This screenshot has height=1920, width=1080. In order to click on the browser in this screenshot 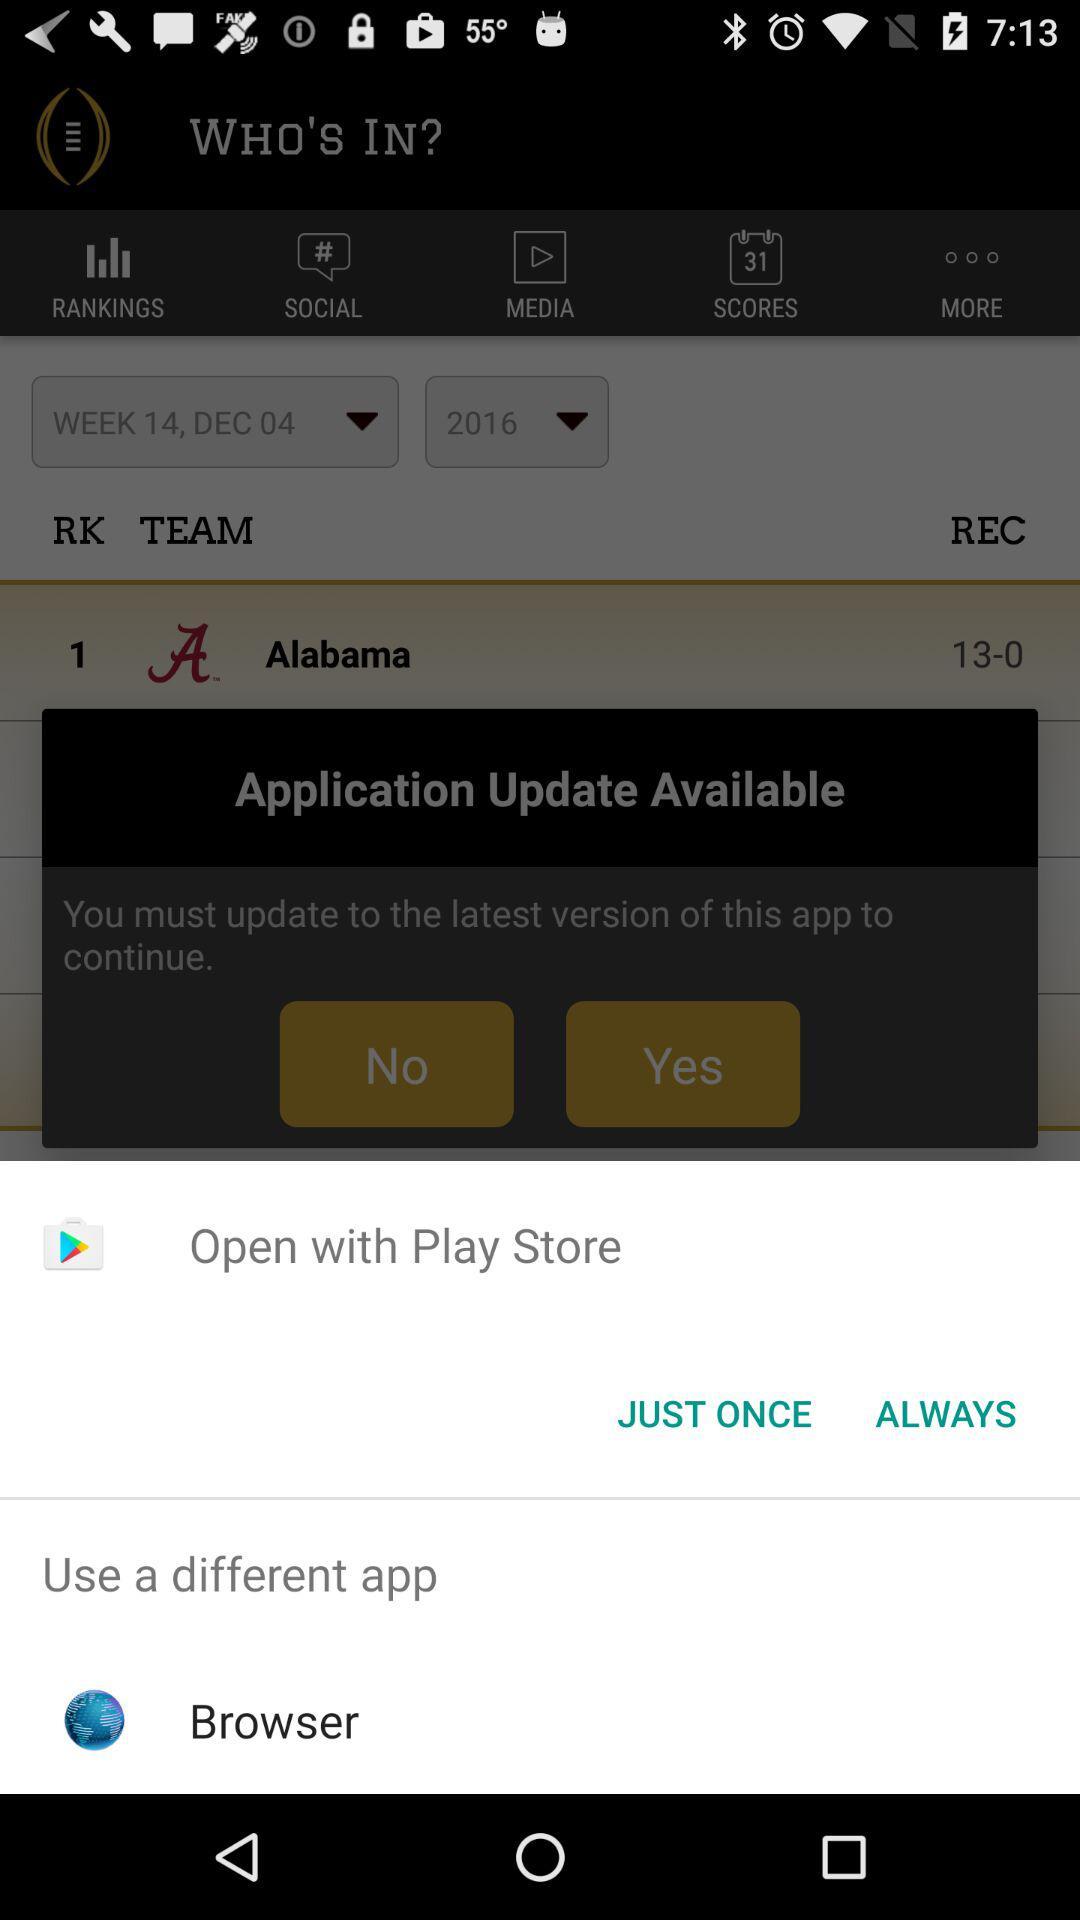, I will do `click(274, 1719)`.